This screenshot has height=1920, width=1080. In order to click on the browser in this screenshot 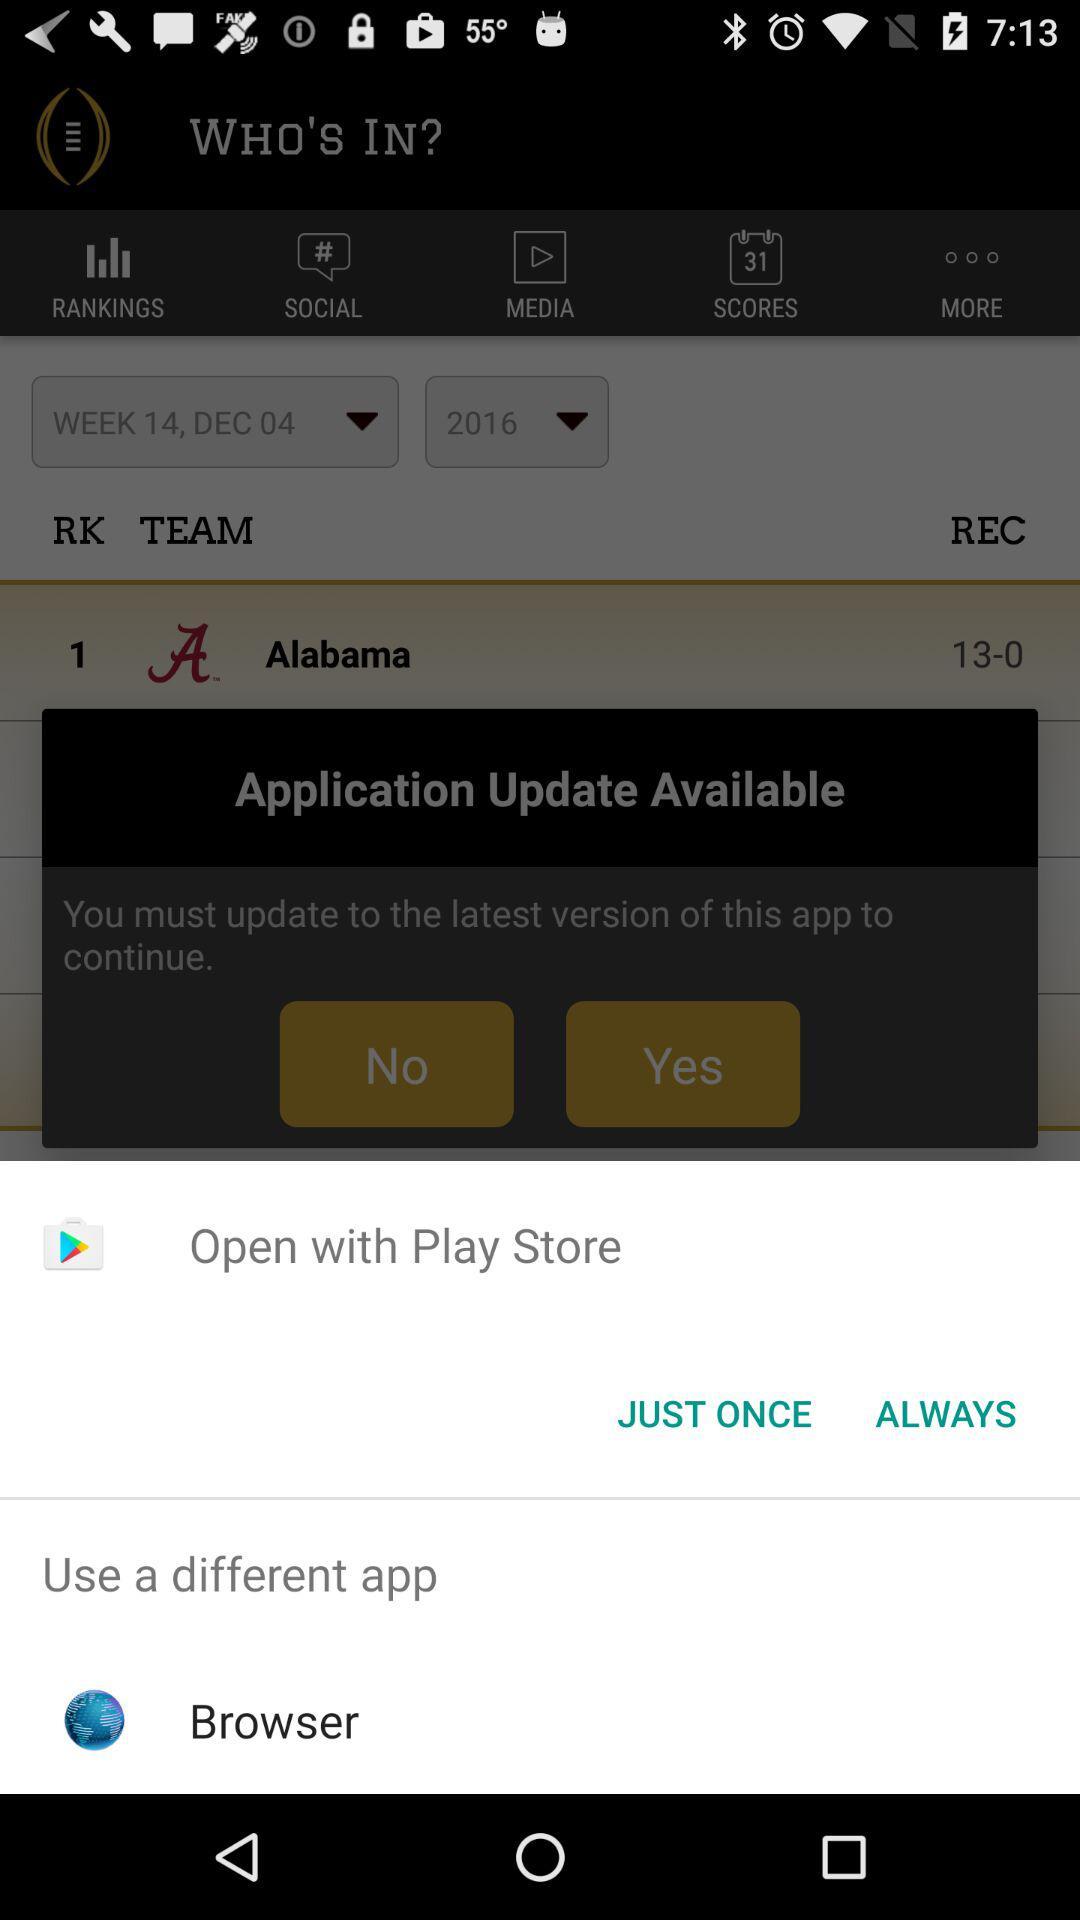, I will do `click(274, 1719)`.